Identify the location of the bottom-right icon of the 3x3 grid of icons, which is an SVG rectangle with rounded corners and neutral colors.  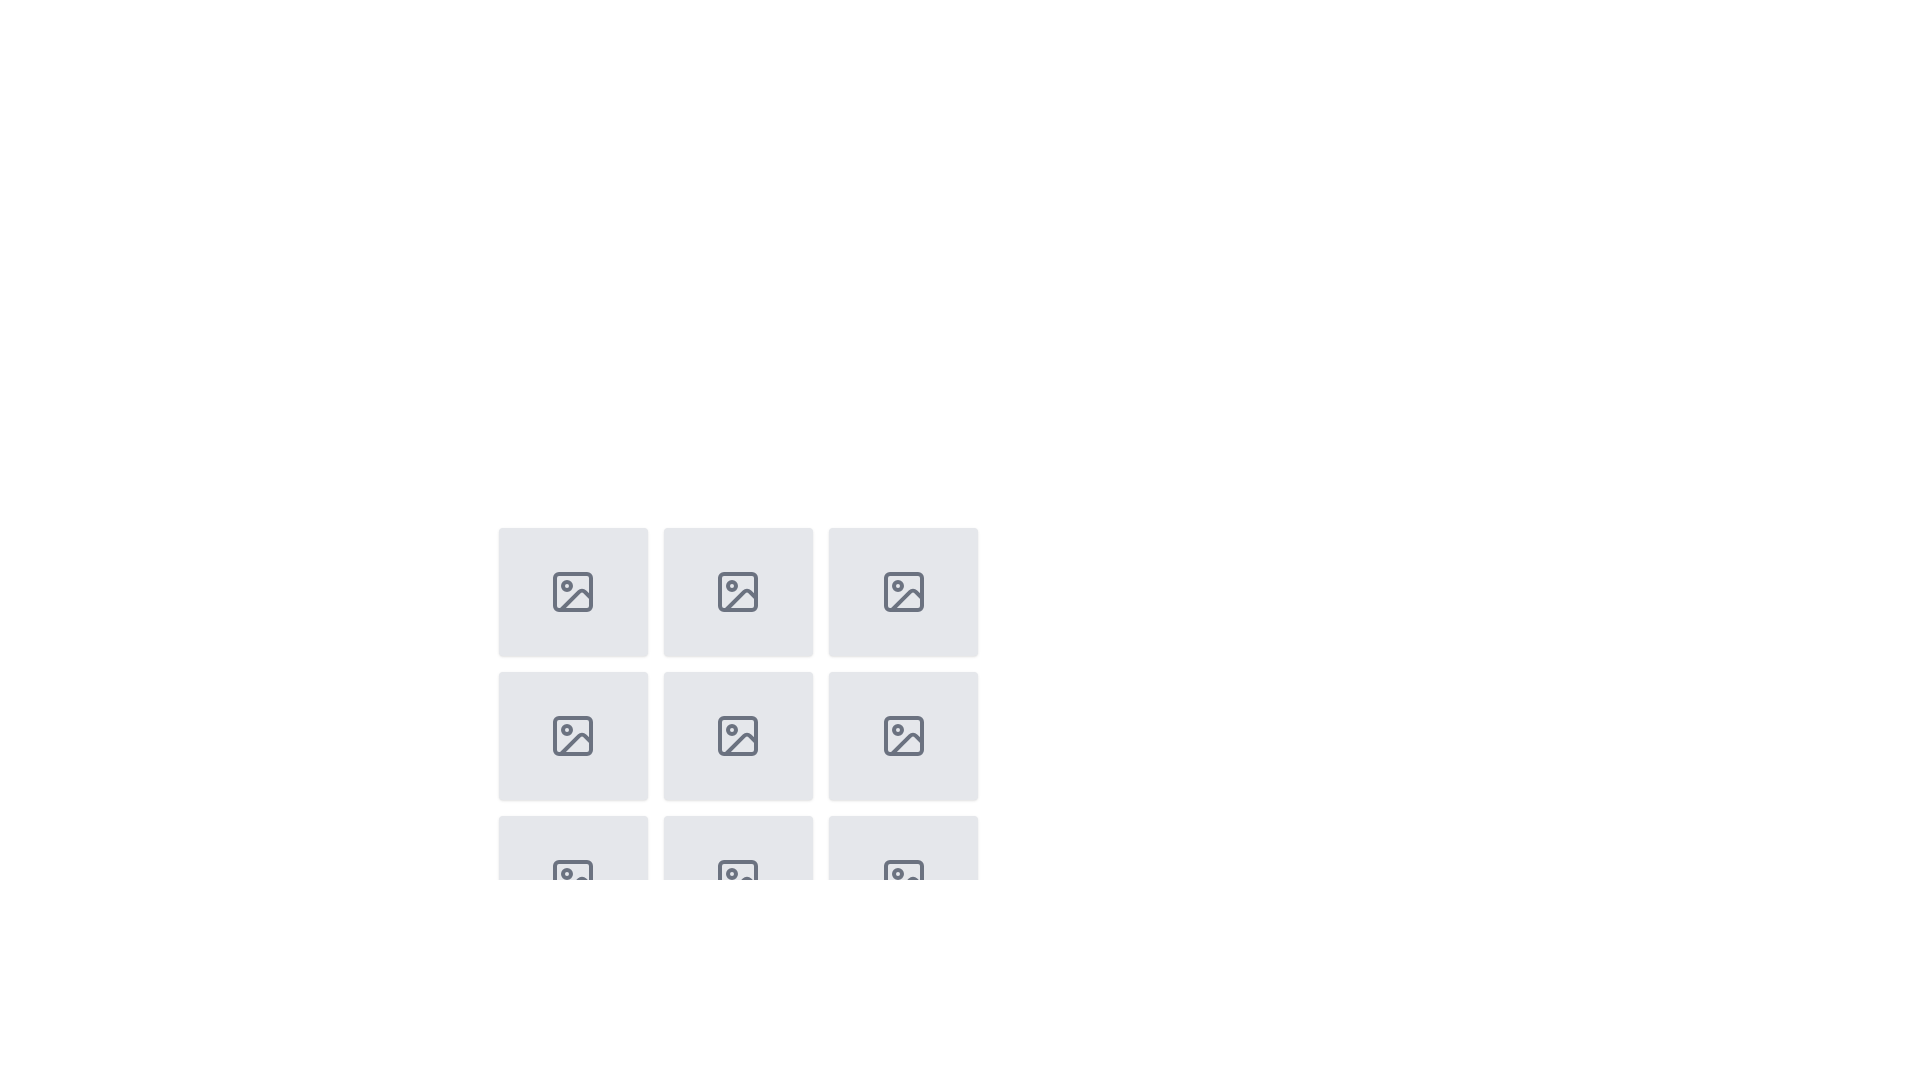
(902, 878).